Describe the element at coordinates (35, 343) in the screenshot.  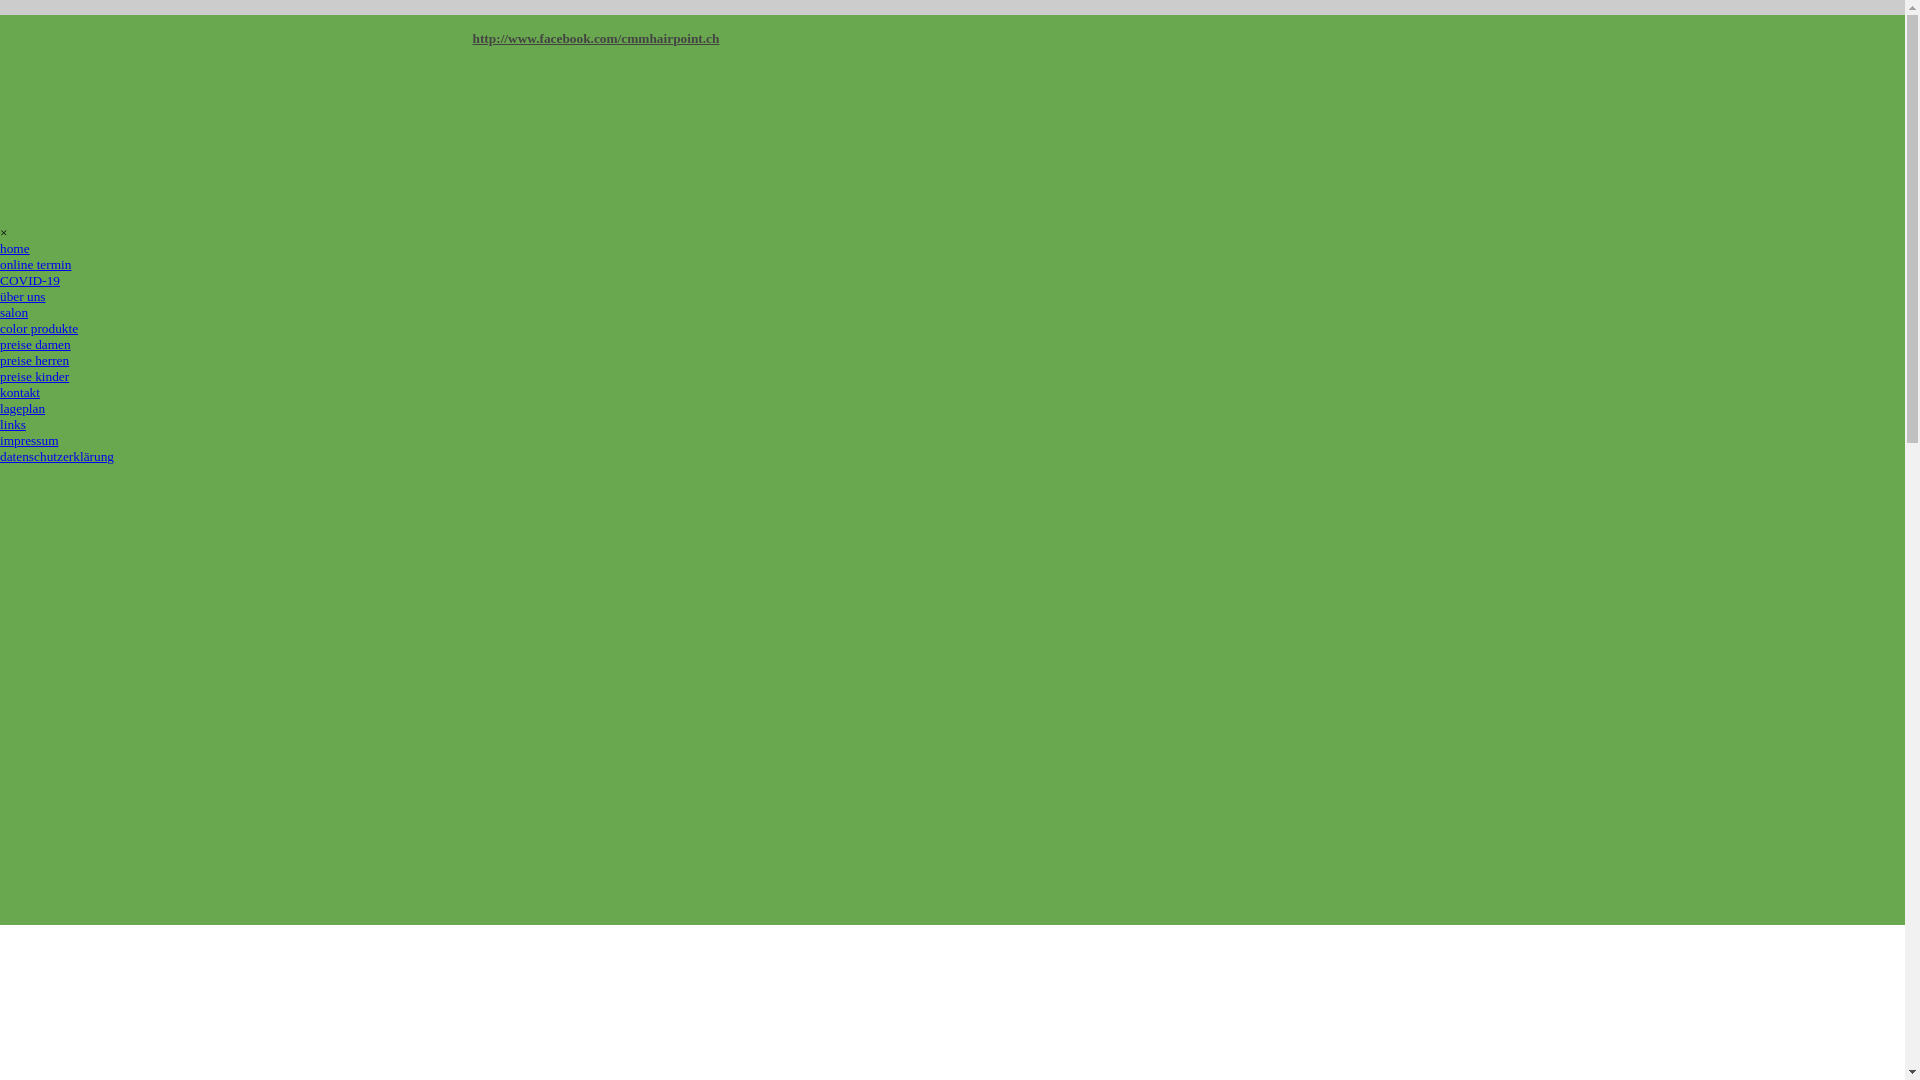
I see `'preise damen'` at that location.